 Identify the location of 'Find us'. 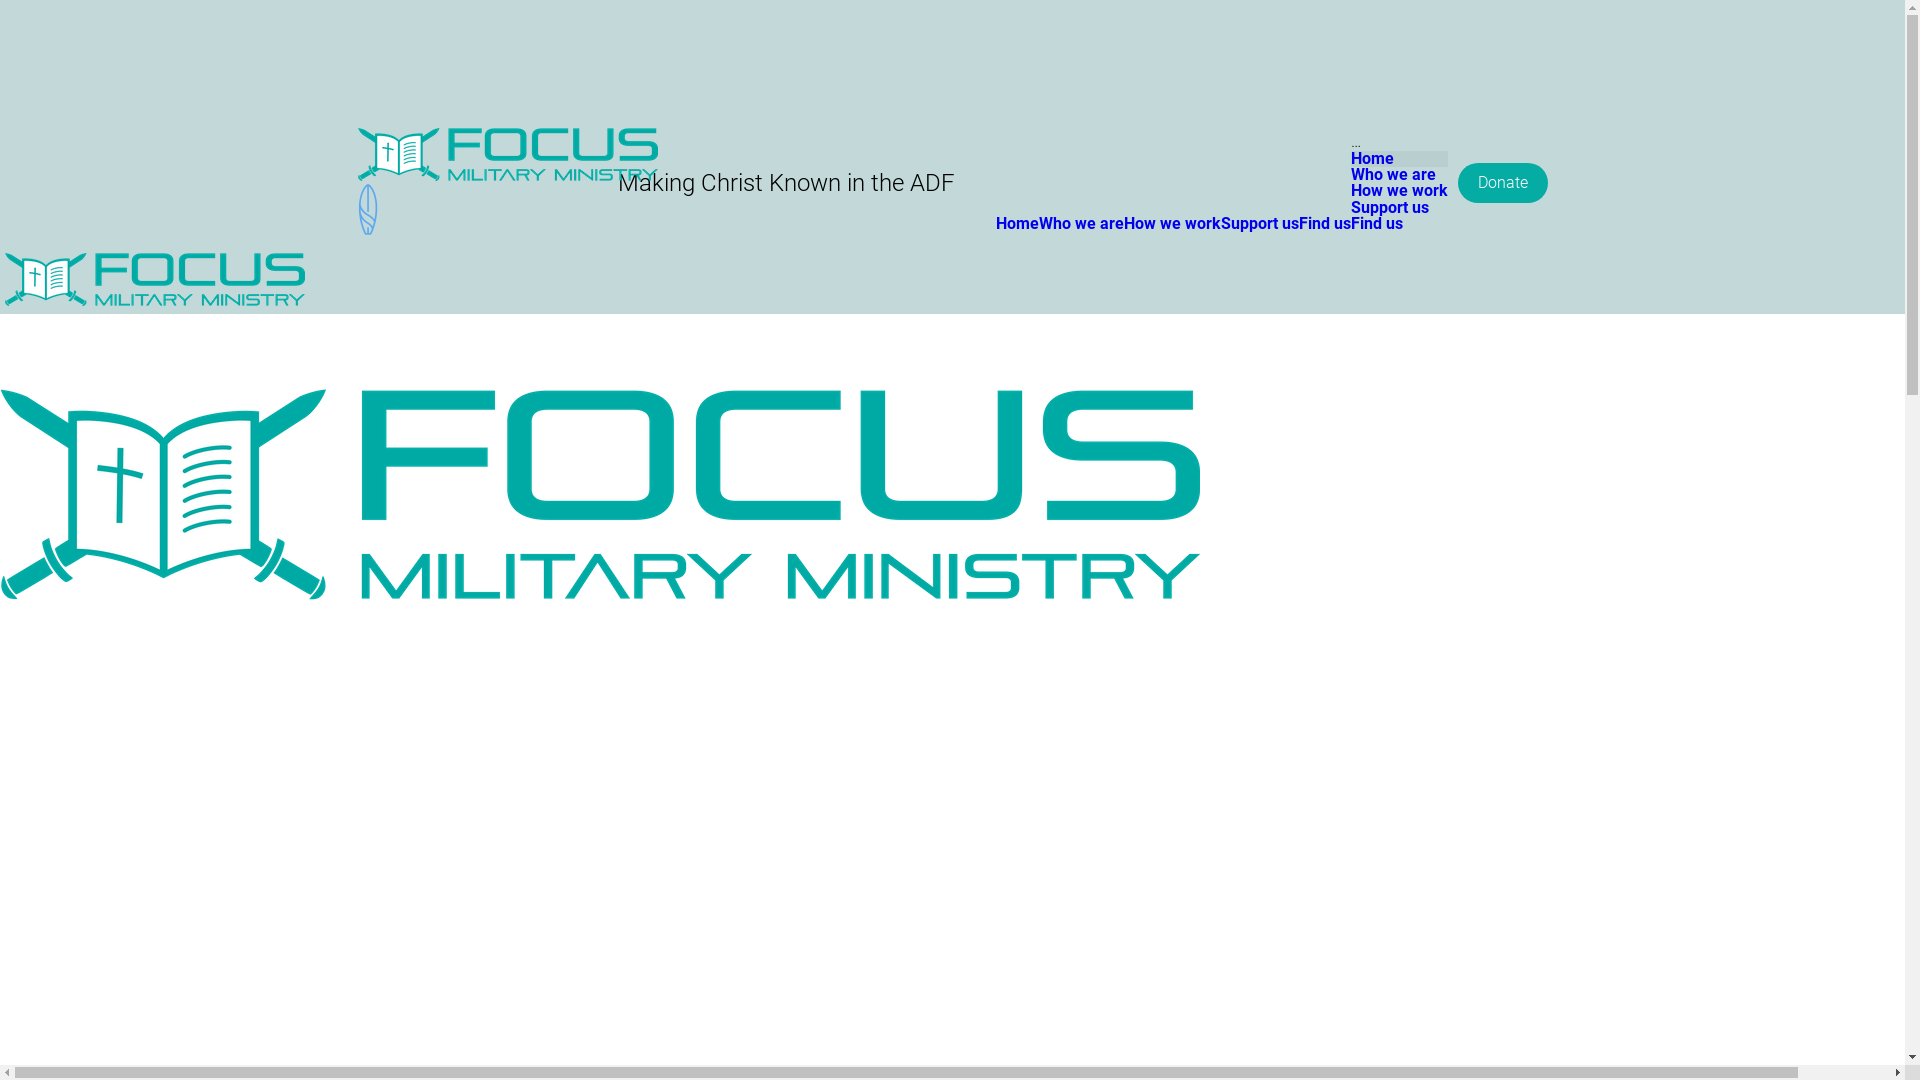
(1324, 223).